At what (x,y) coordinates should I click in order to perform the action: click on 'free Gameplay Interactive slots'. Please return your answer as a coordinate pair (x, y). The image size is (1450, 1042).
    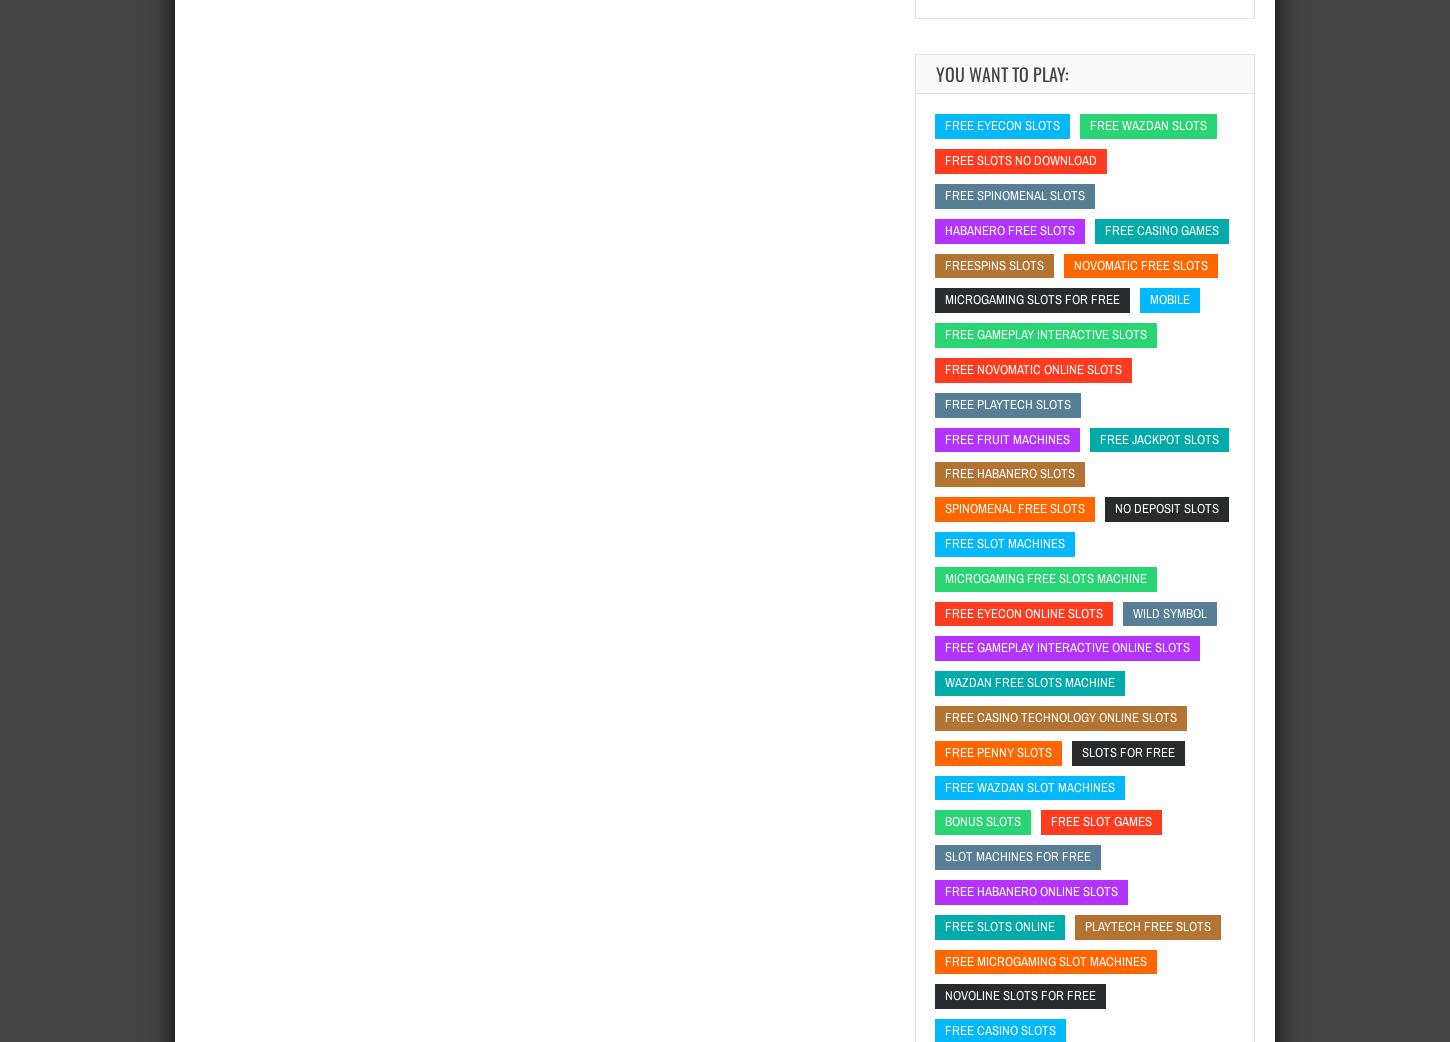
    Looking at the image, I should click on (1046, 334).